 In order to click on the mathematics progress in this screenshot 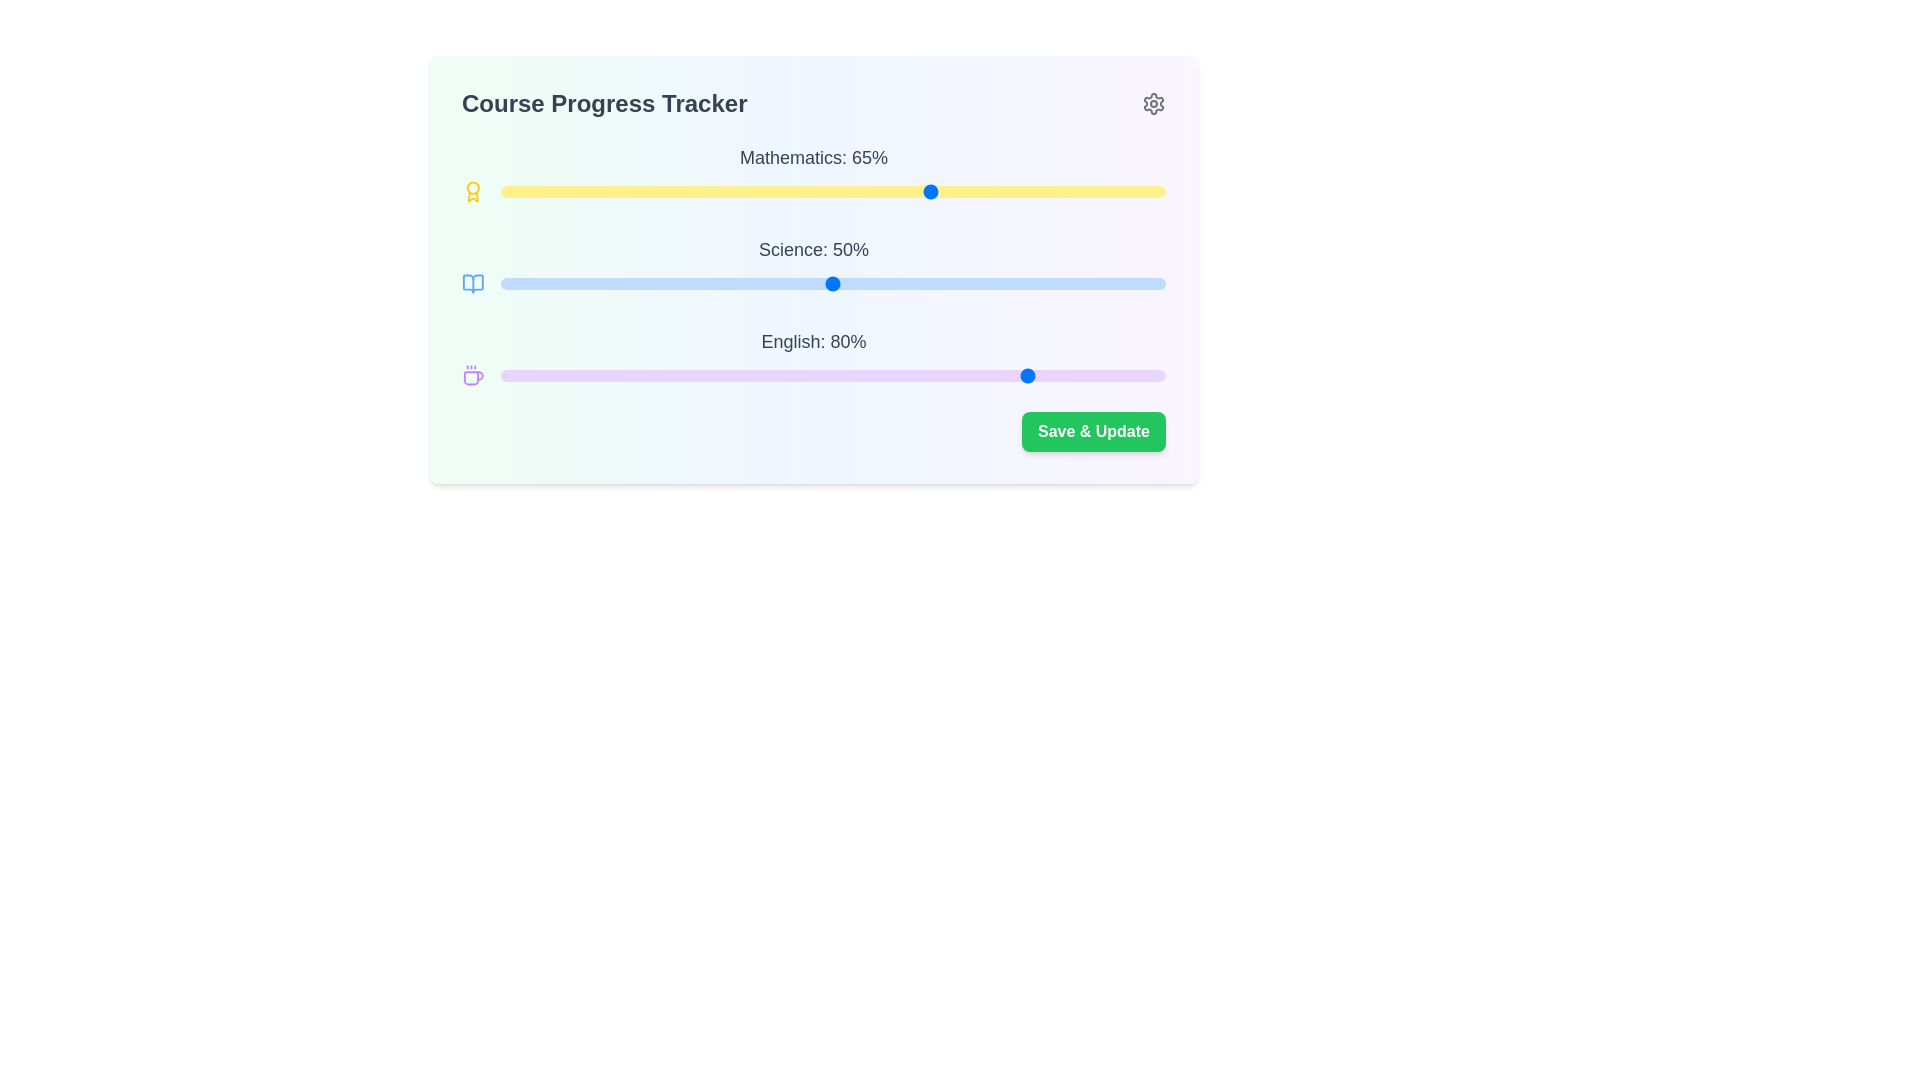, I will do `click(547, 192)`.